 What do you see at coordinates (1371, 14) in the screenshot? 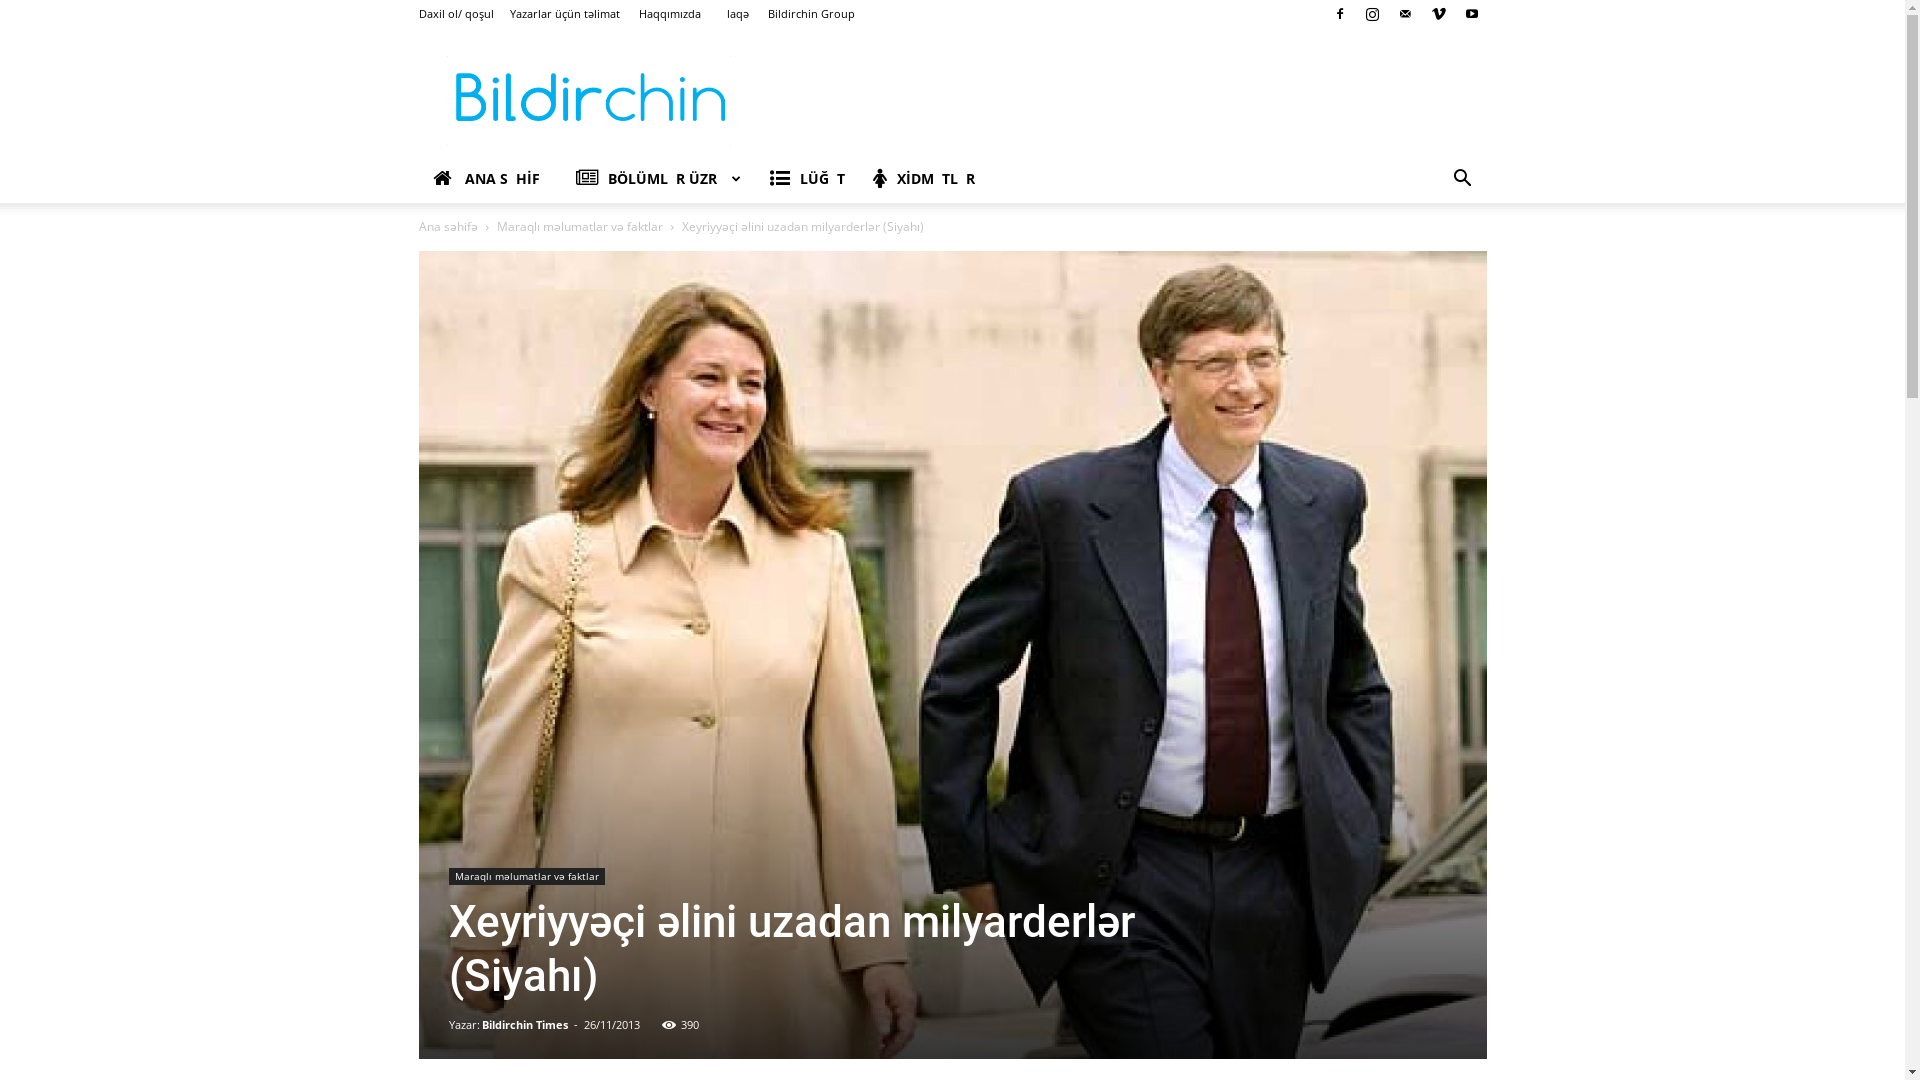
I see `'Instagram'` at bounding box center [1371, 14].